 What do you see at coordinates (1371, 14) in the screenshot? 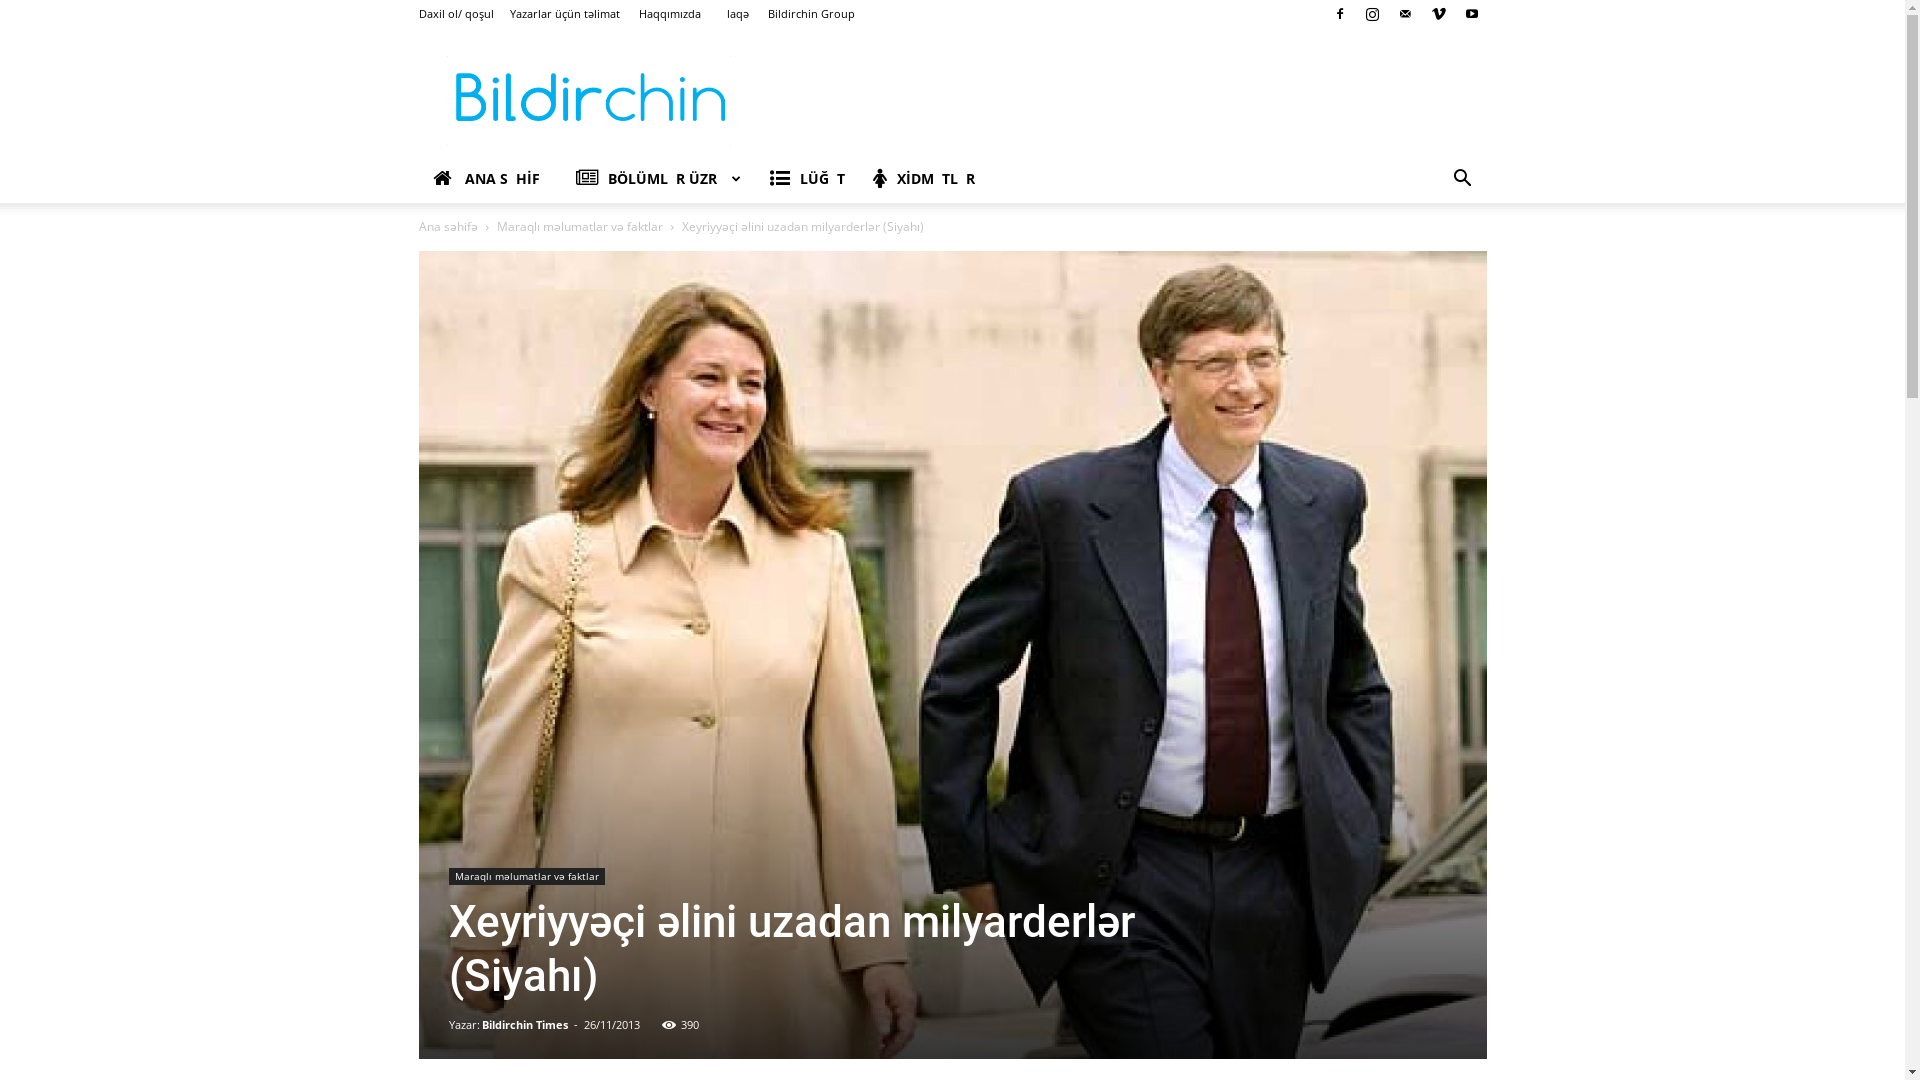
I see `'Instagram'` at bounding box center [1371, 14].